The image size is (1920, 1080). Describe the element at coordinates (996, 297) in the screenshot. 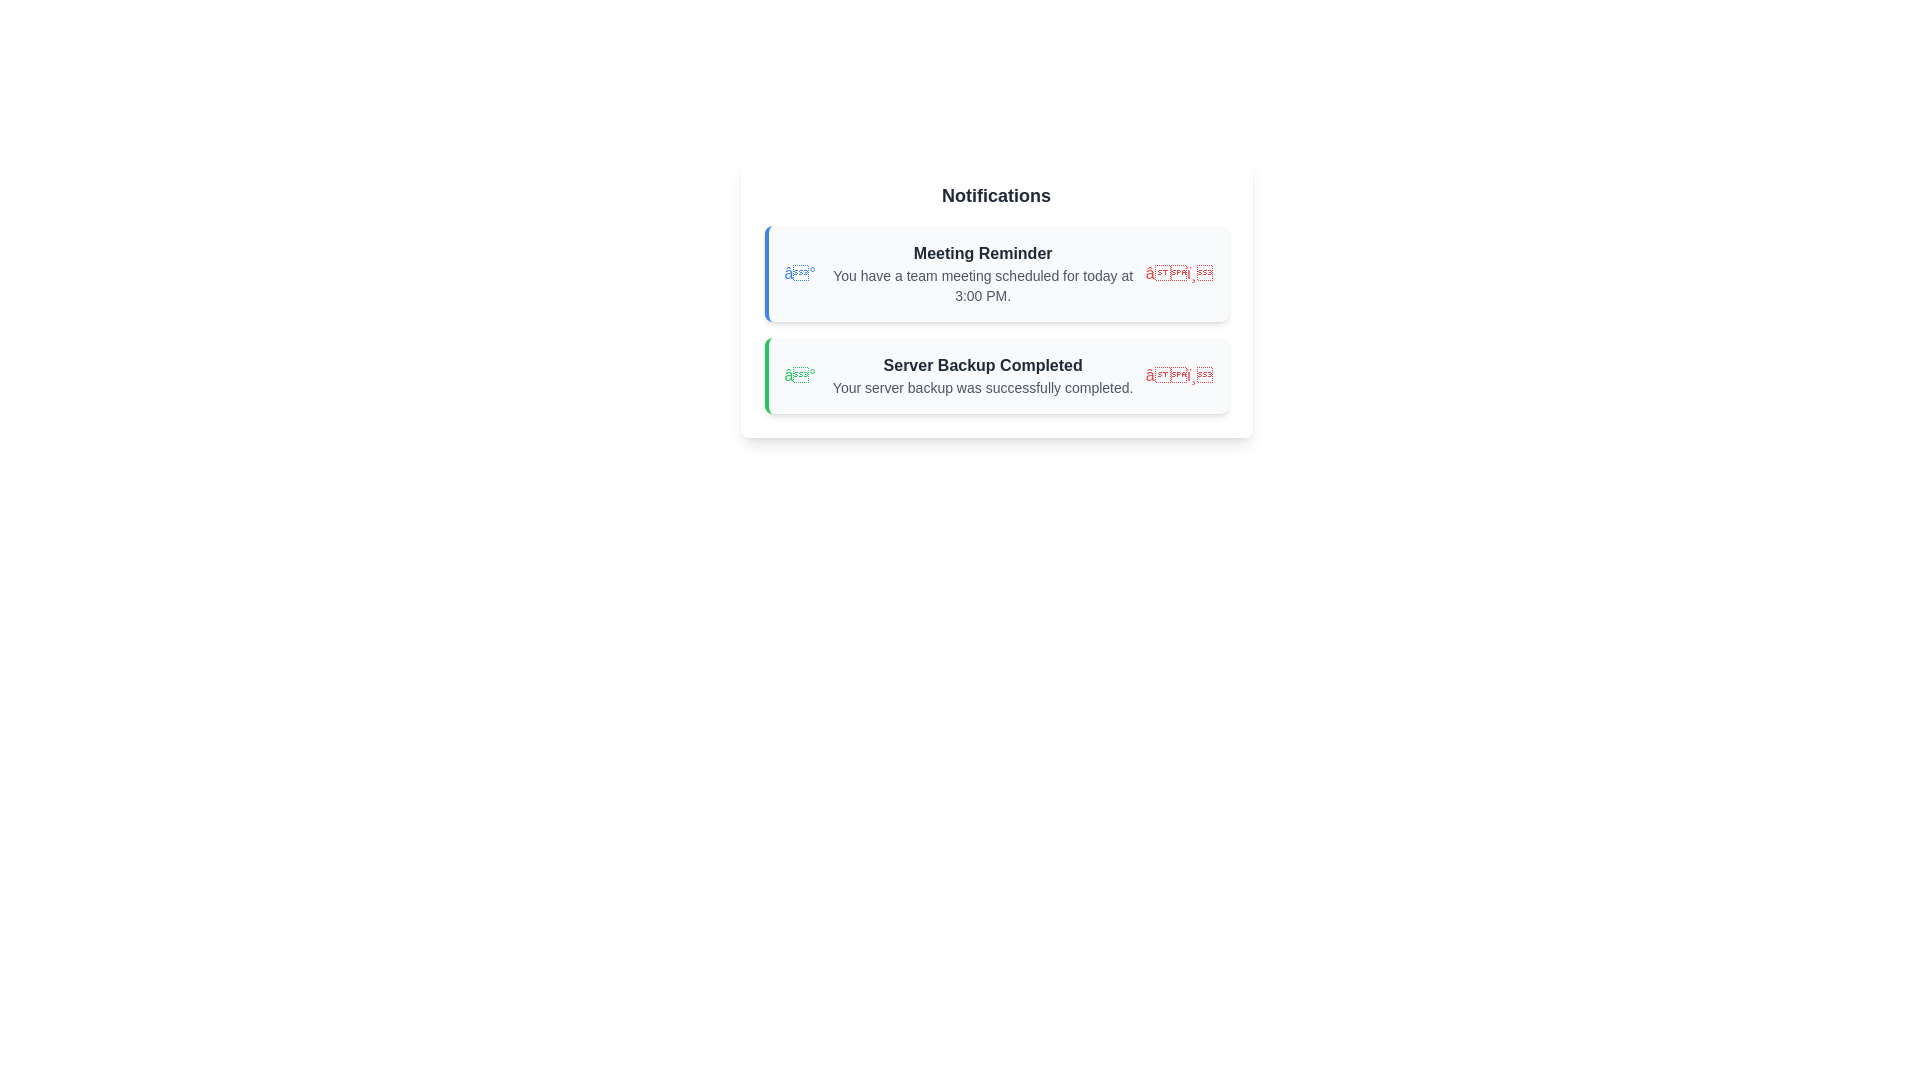

I see `the 'Meeting Reminder' or 'Server Backup Completed' notification in the notifications card, identified by its bold header and stacked notification entries` at that location.